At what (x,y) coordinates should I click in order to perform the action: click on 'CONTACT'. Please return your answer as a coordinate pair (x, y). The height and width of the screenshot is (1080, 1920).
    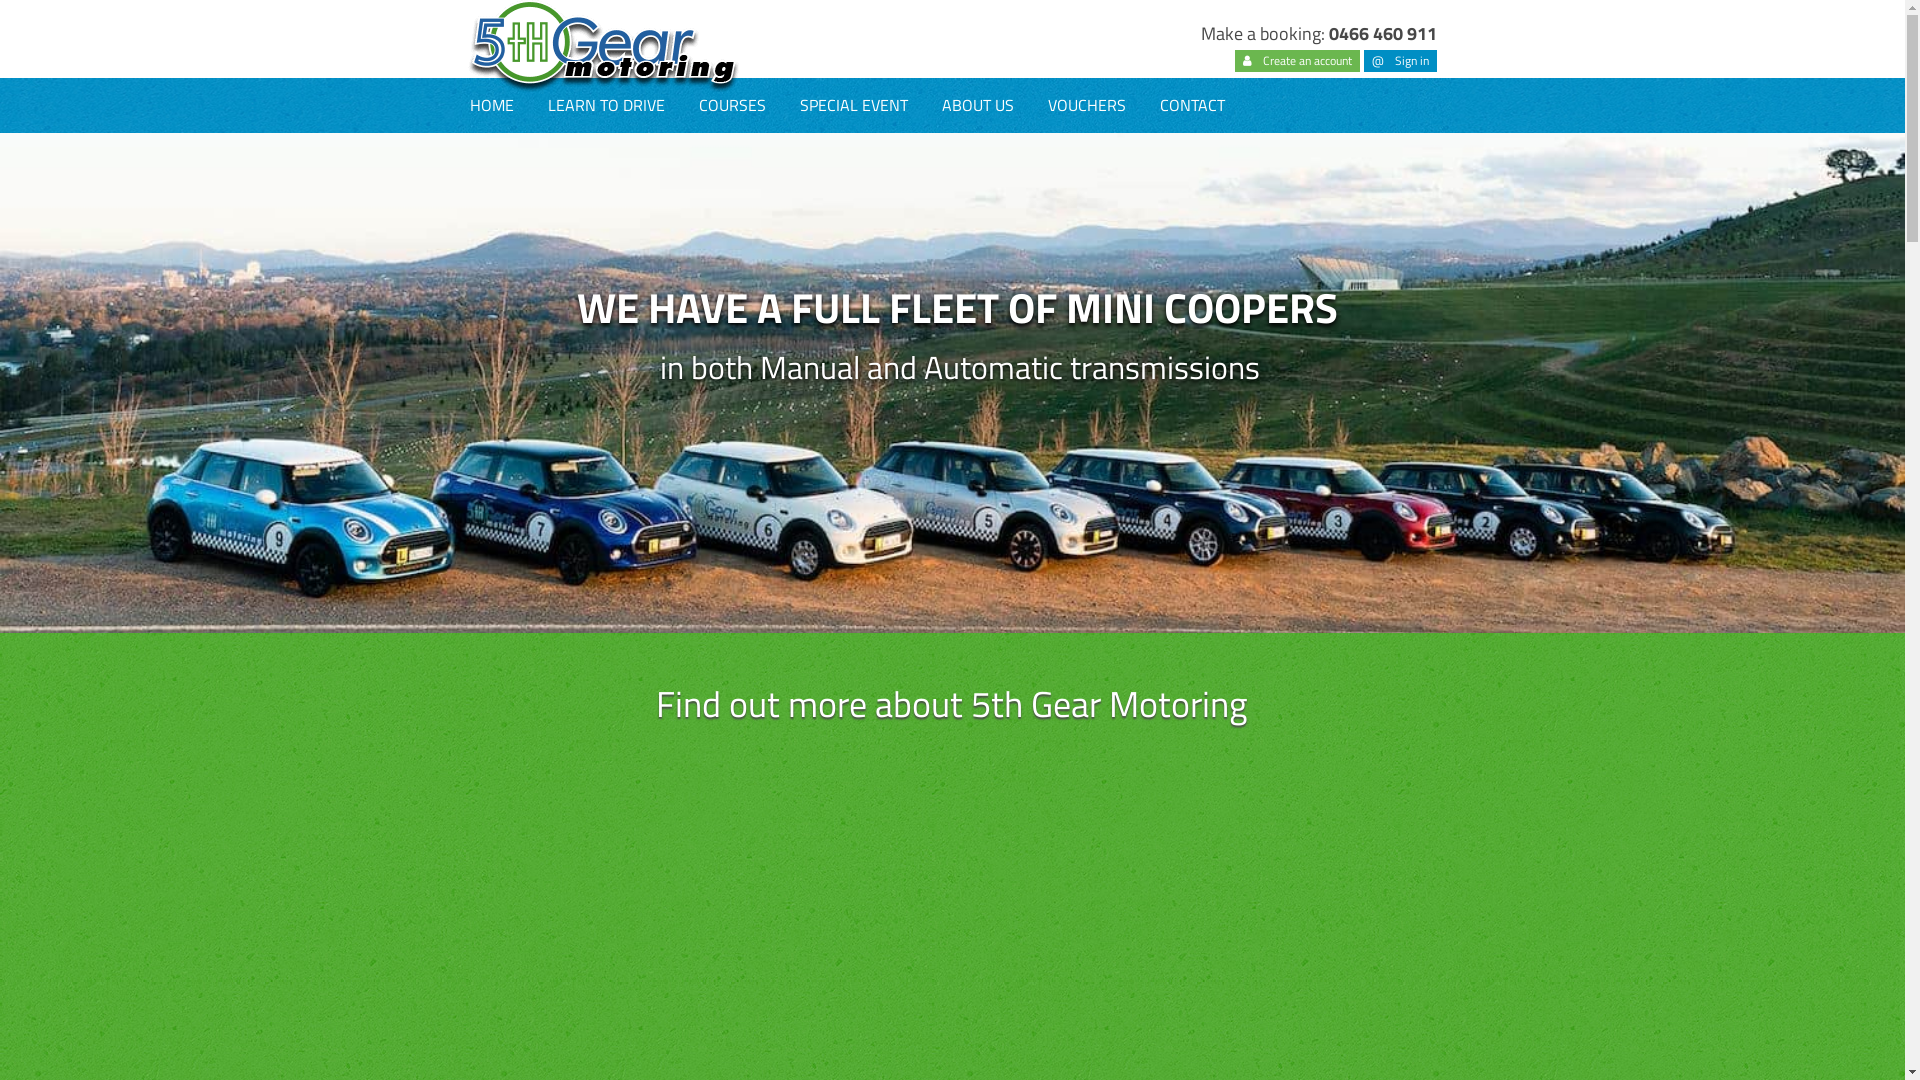
    Looking at the image, I should click on (1191, 105).